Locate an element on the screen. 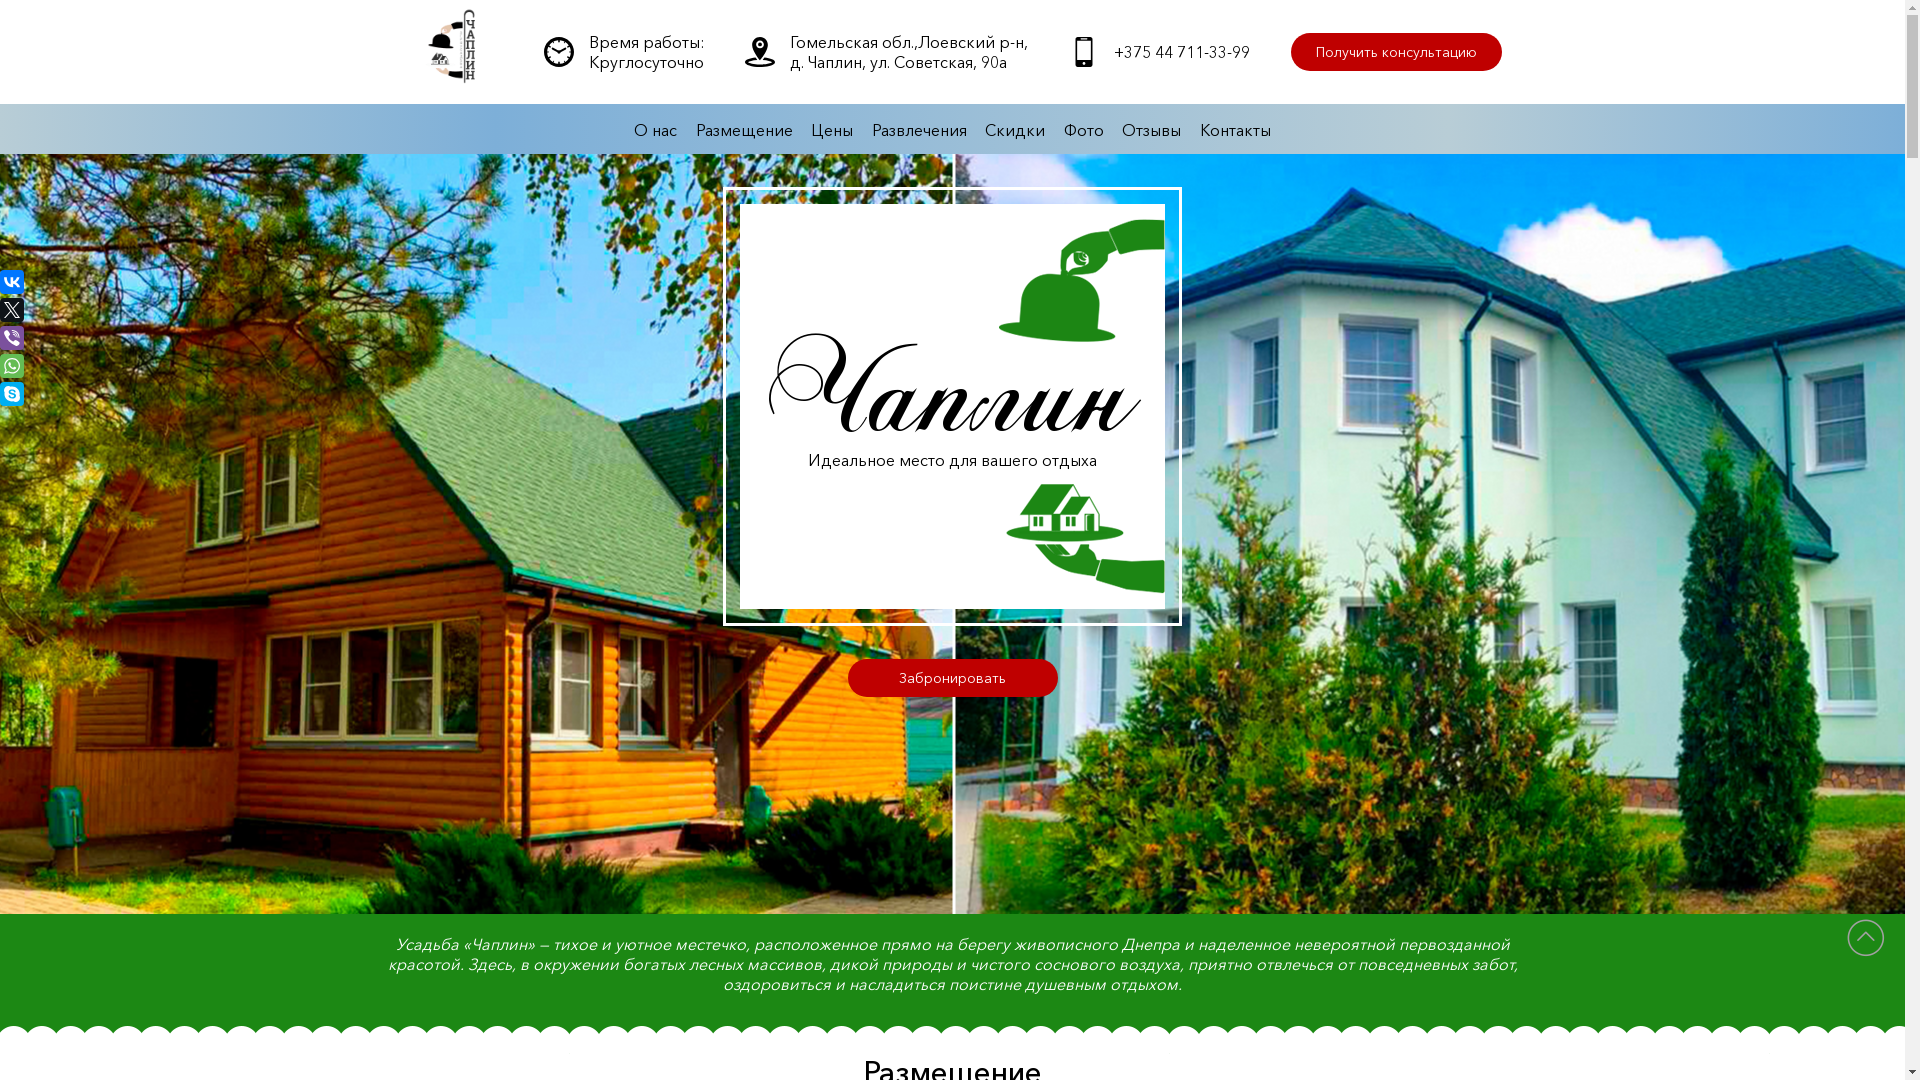  '+375 44 711-33-99' is located at coordinates (1112, 50).